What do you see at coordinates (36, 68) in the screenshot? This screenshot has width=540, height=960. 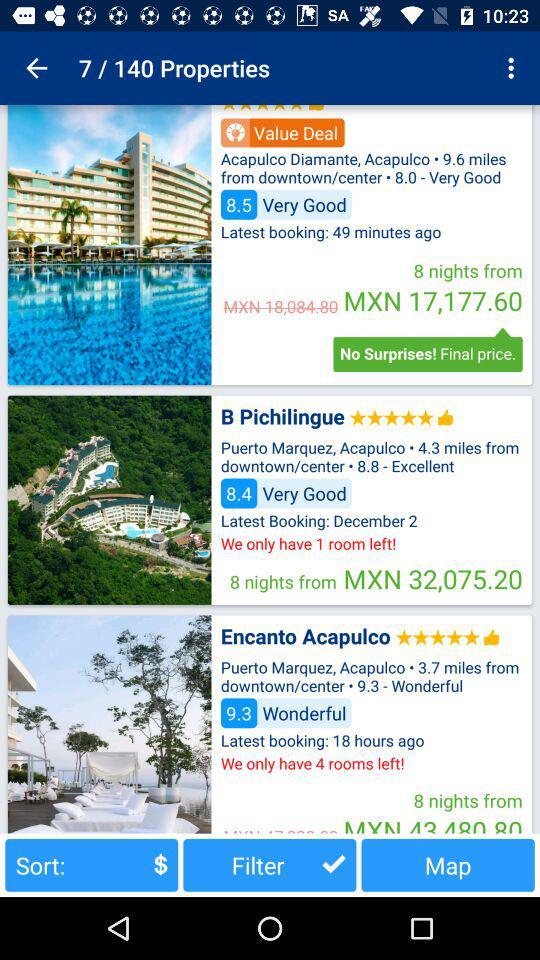 I see `the icon next to 7 / 140 properties app` at bounding box center [36, 68].